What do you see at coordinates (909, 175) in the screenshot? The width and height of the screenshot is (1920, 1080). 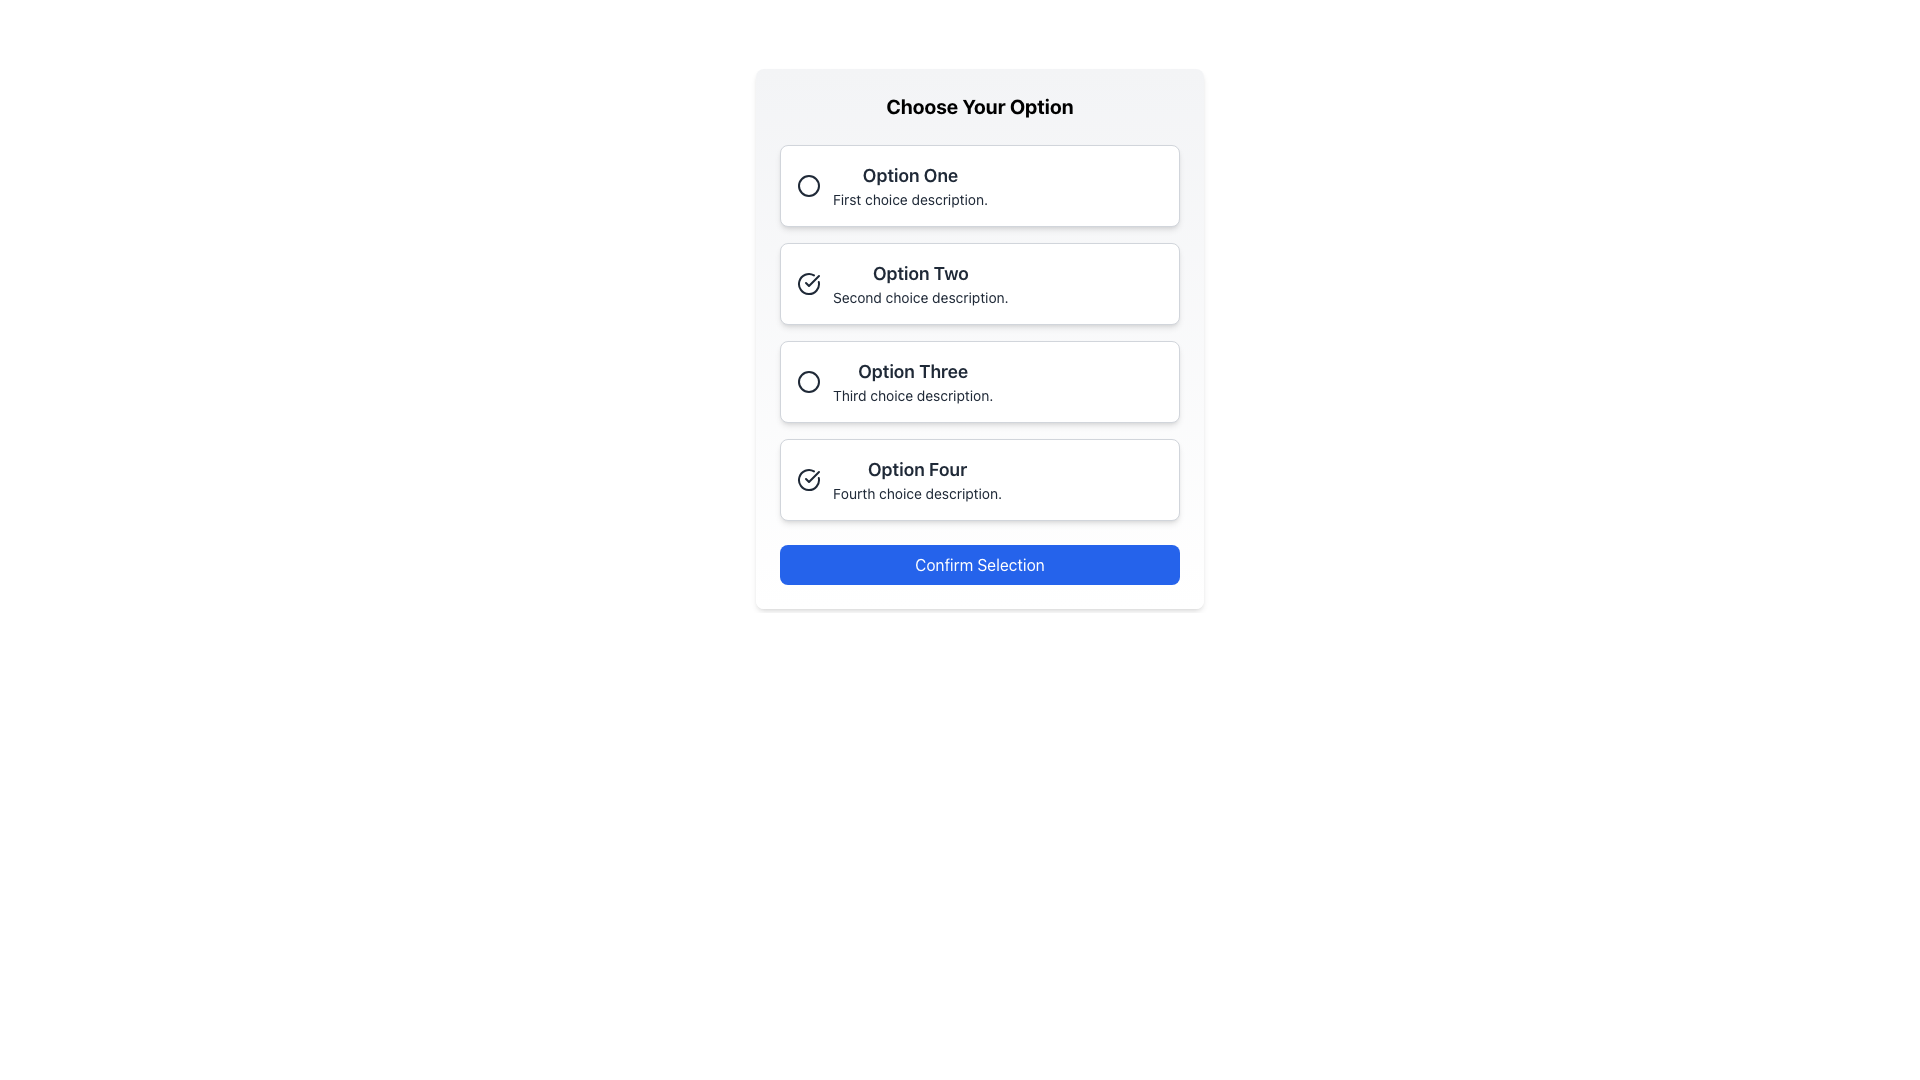 I see `the text label 'Option One' which is styled in bold and larger font, located at the top of a selection list component` at bounding box center [909, 175].